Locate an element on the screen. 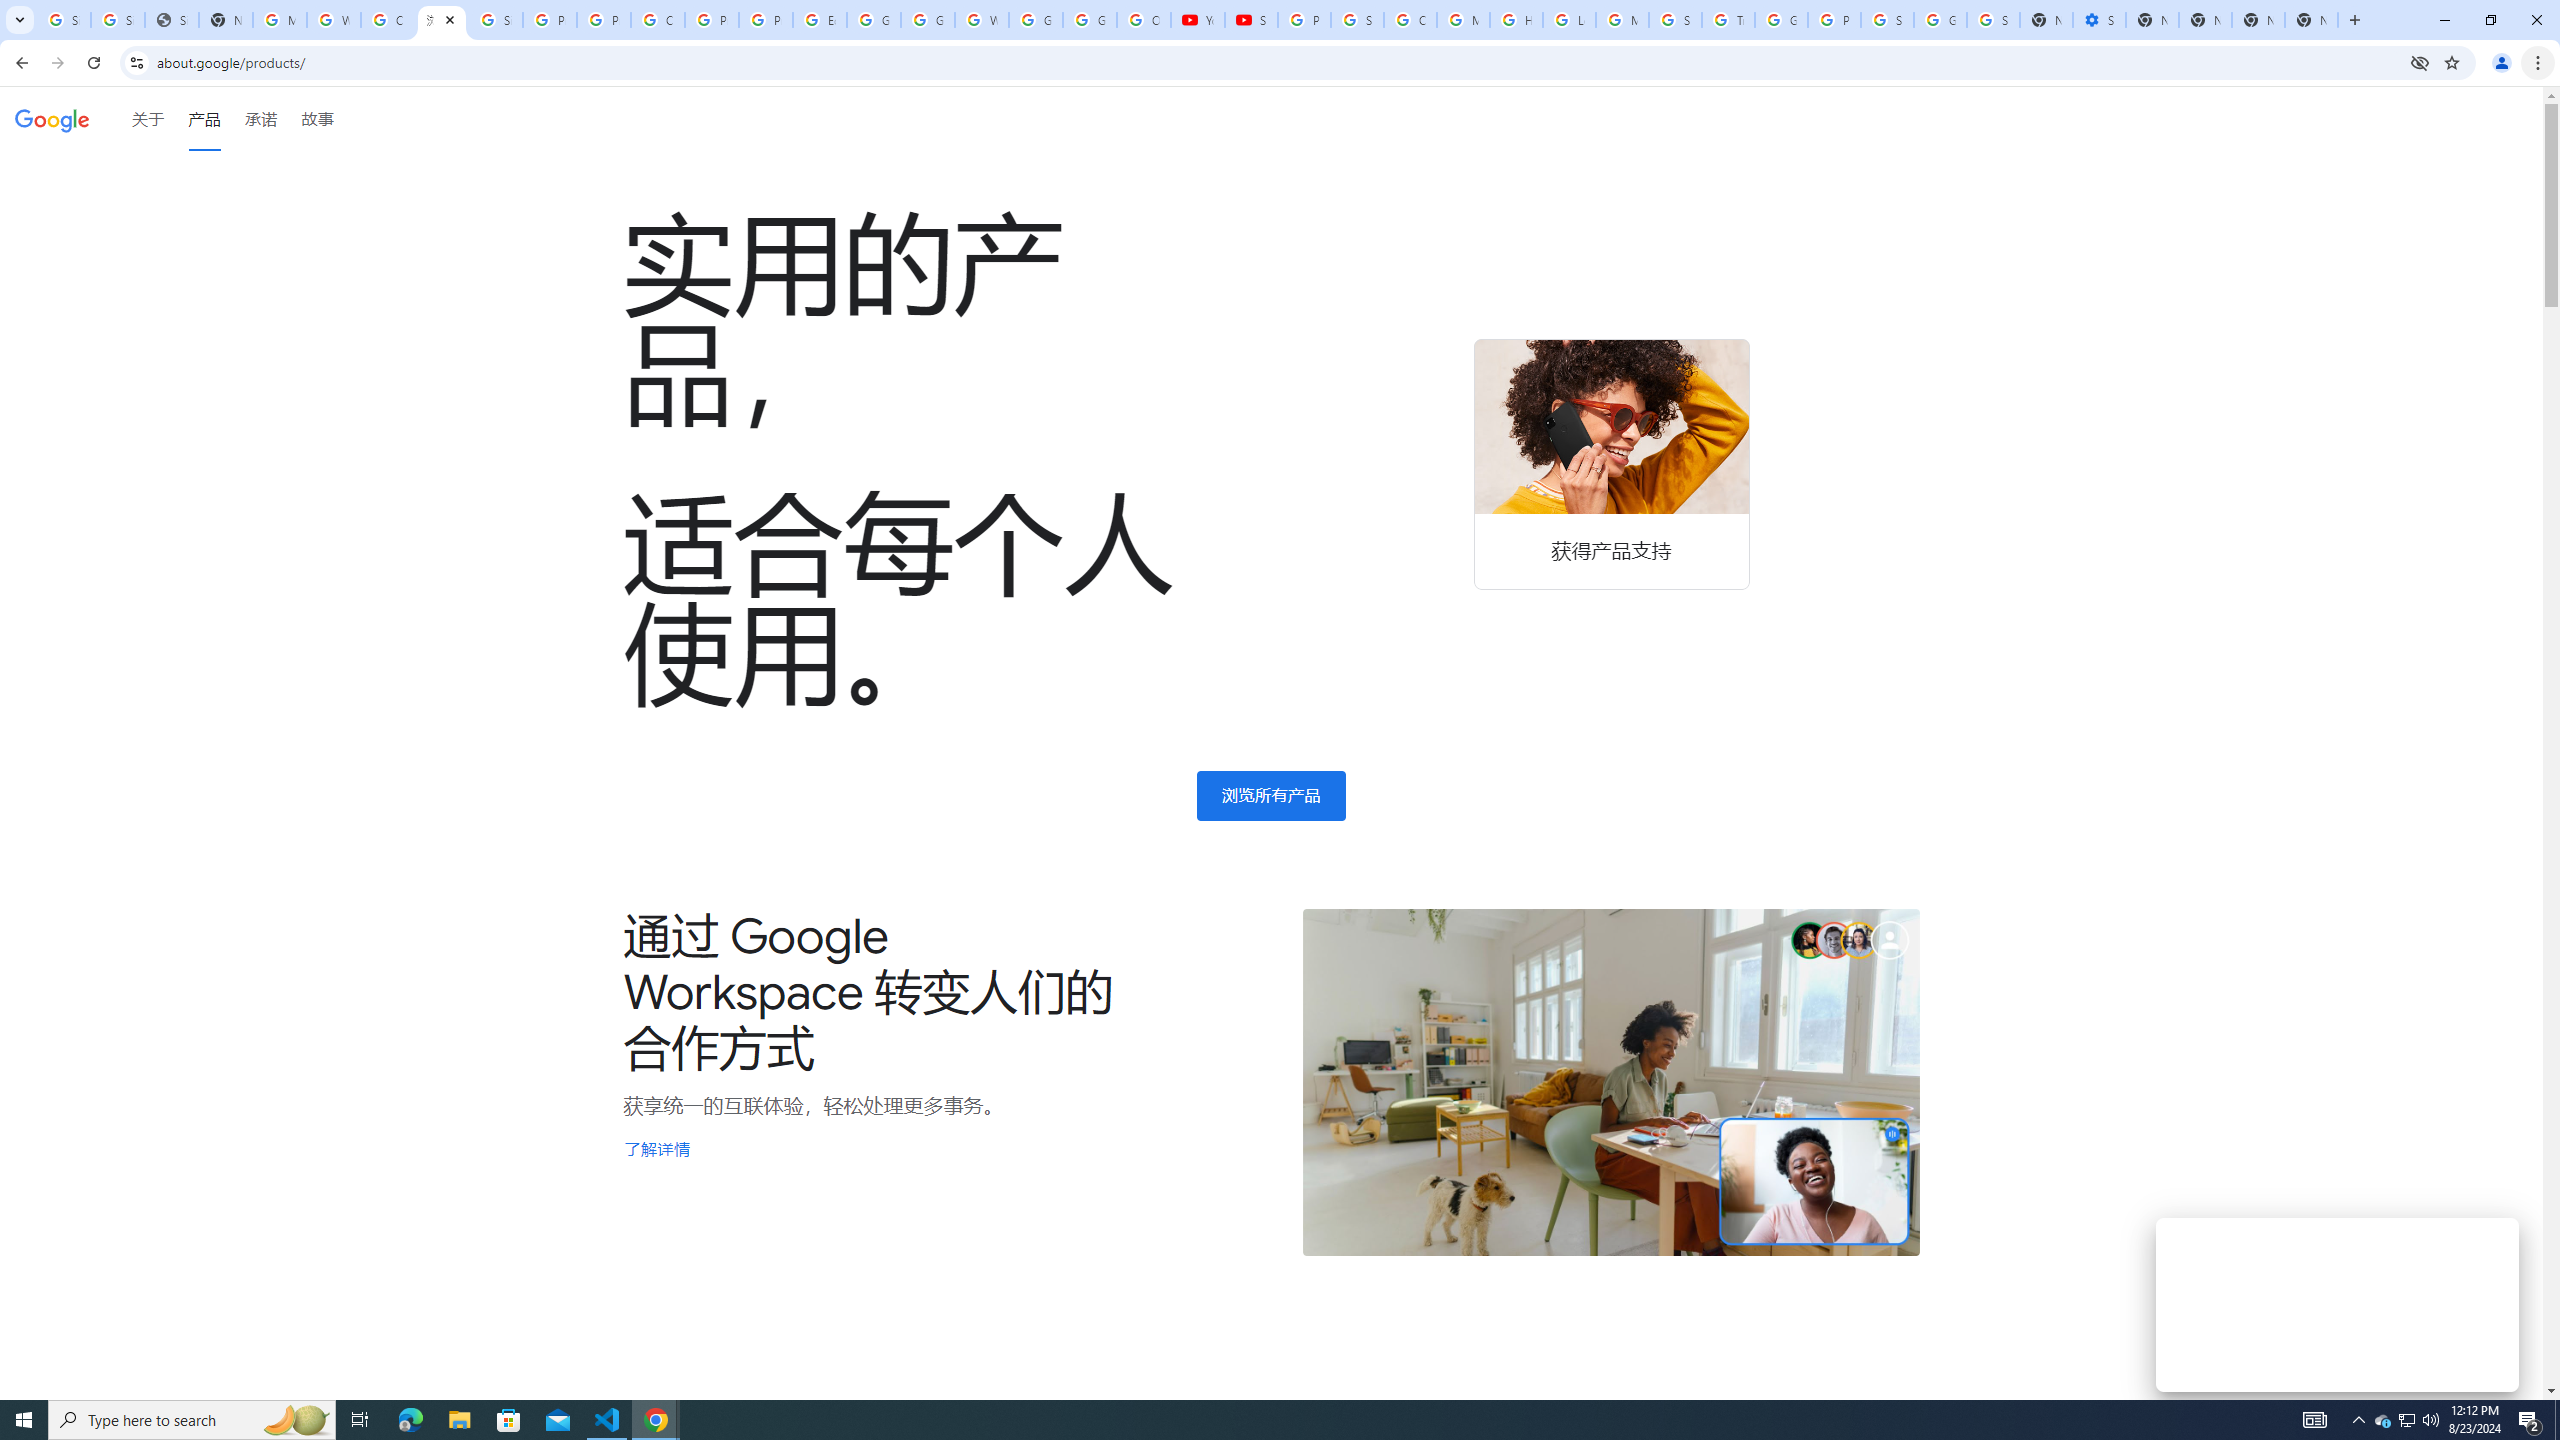 This screenshot has width=2560, height=1440. 'Sign in - Google Accounts' is located at coordinates (1886, 19).